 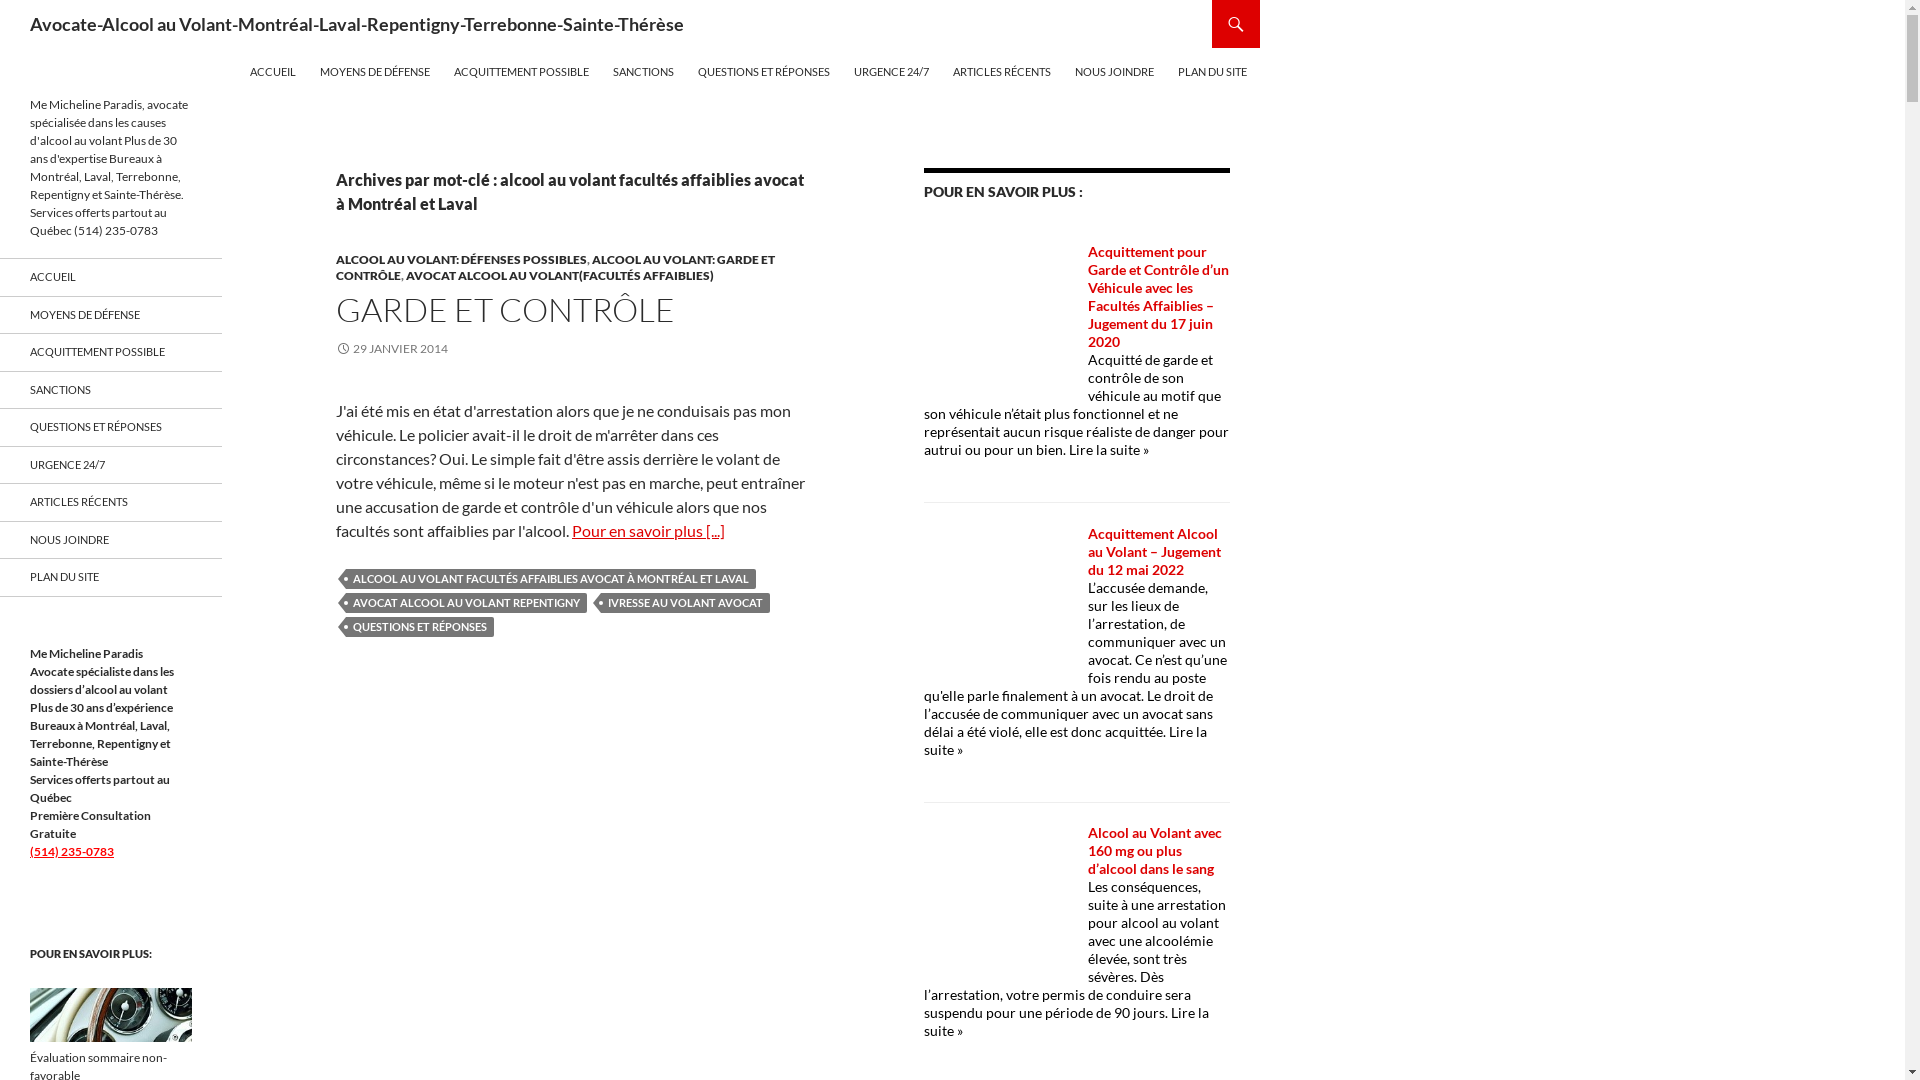 I want to click on '(514) 235-0783', so click(x=29, y=851).